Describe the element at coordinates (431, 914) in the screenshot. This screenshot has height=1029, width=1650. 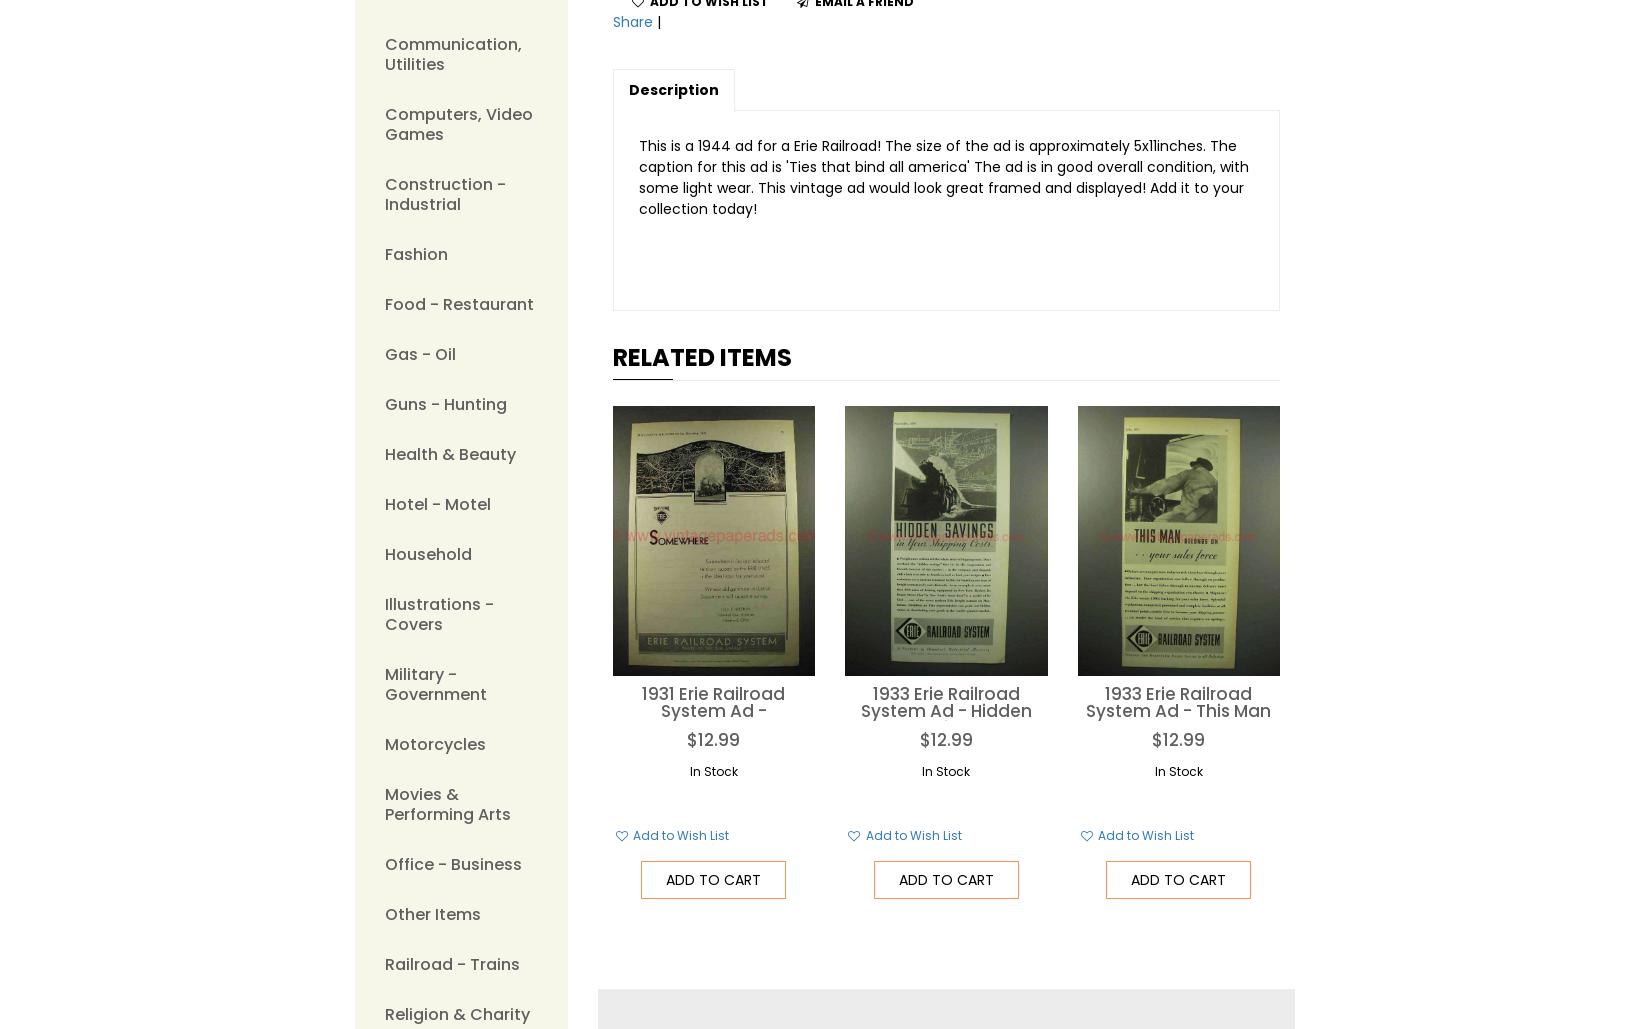
I see `'Other Items'` at that location.